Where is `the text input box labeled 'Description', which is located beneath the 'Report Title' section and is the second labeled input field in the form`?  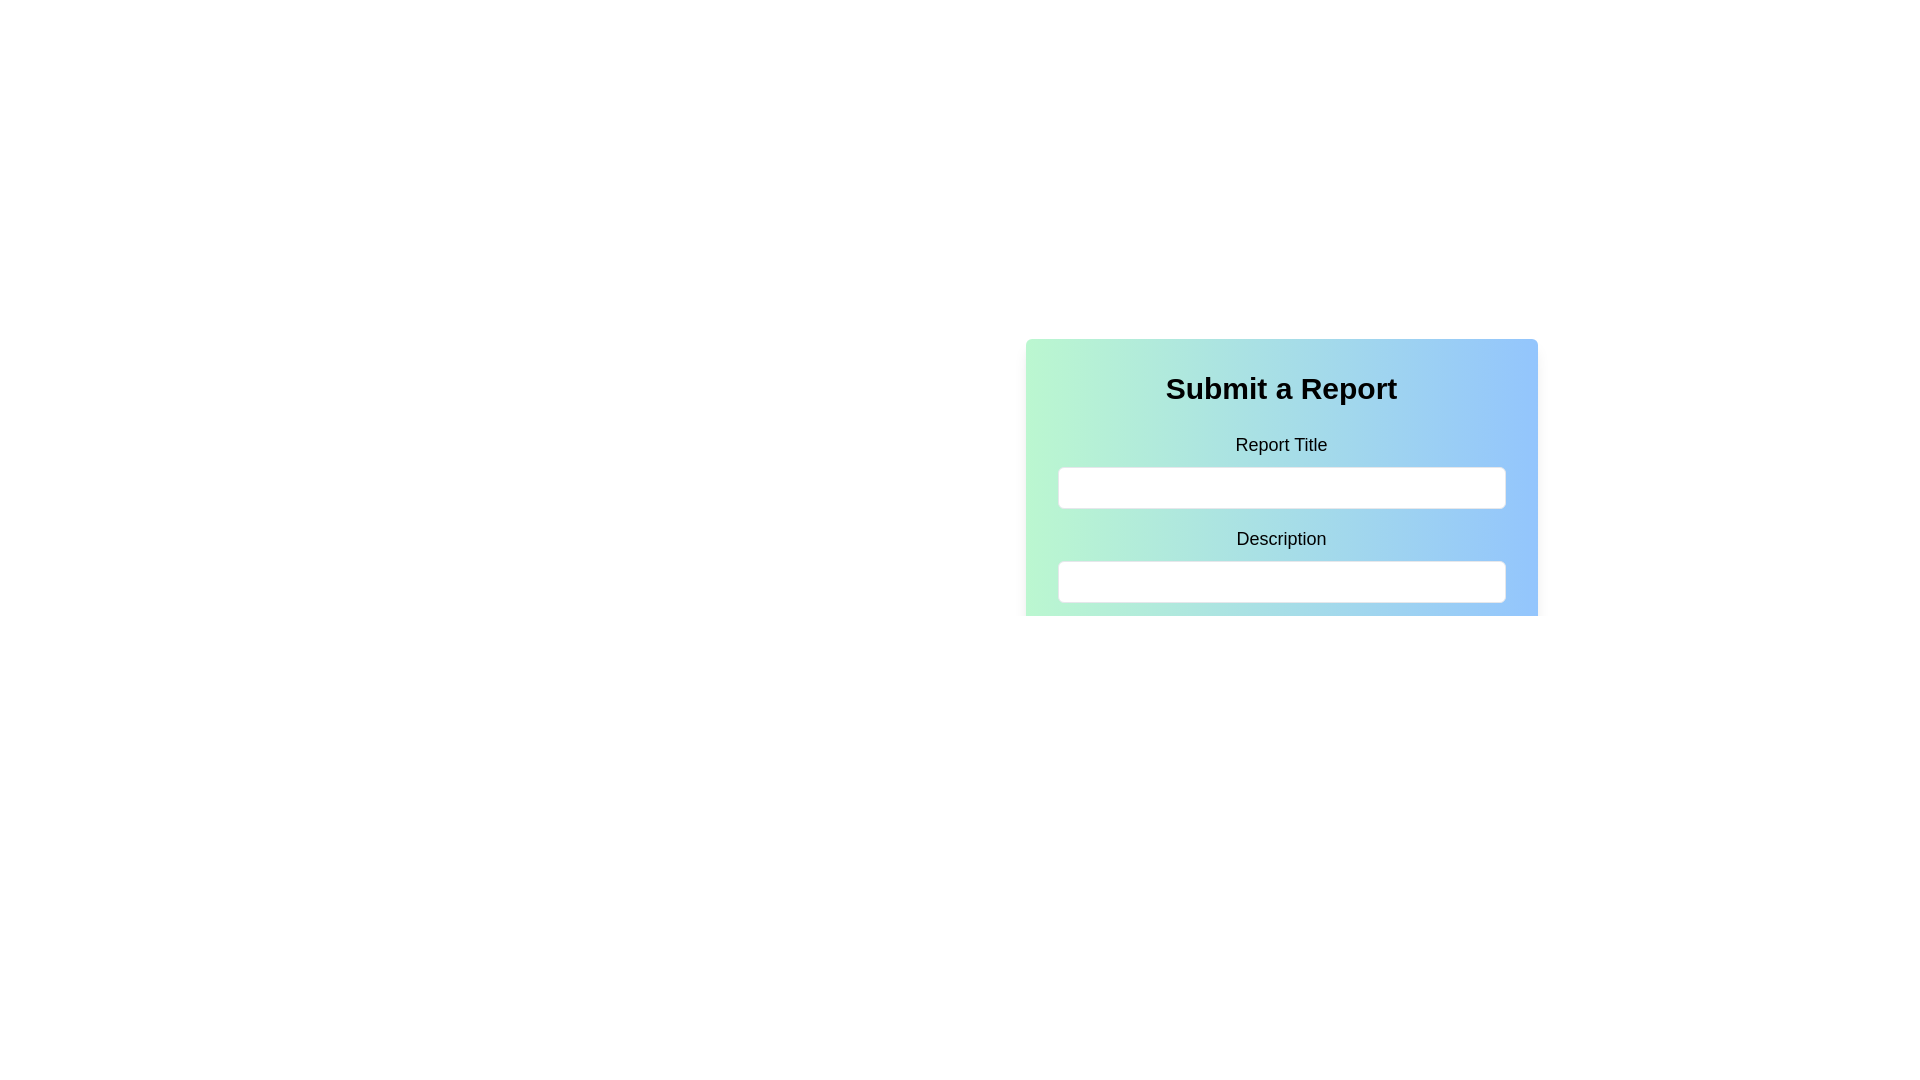
the text input box labeled 'Description', which is located beneath the 'Report Title' section and is the second labeled input field in the form is located at coordinates (1281, 563).